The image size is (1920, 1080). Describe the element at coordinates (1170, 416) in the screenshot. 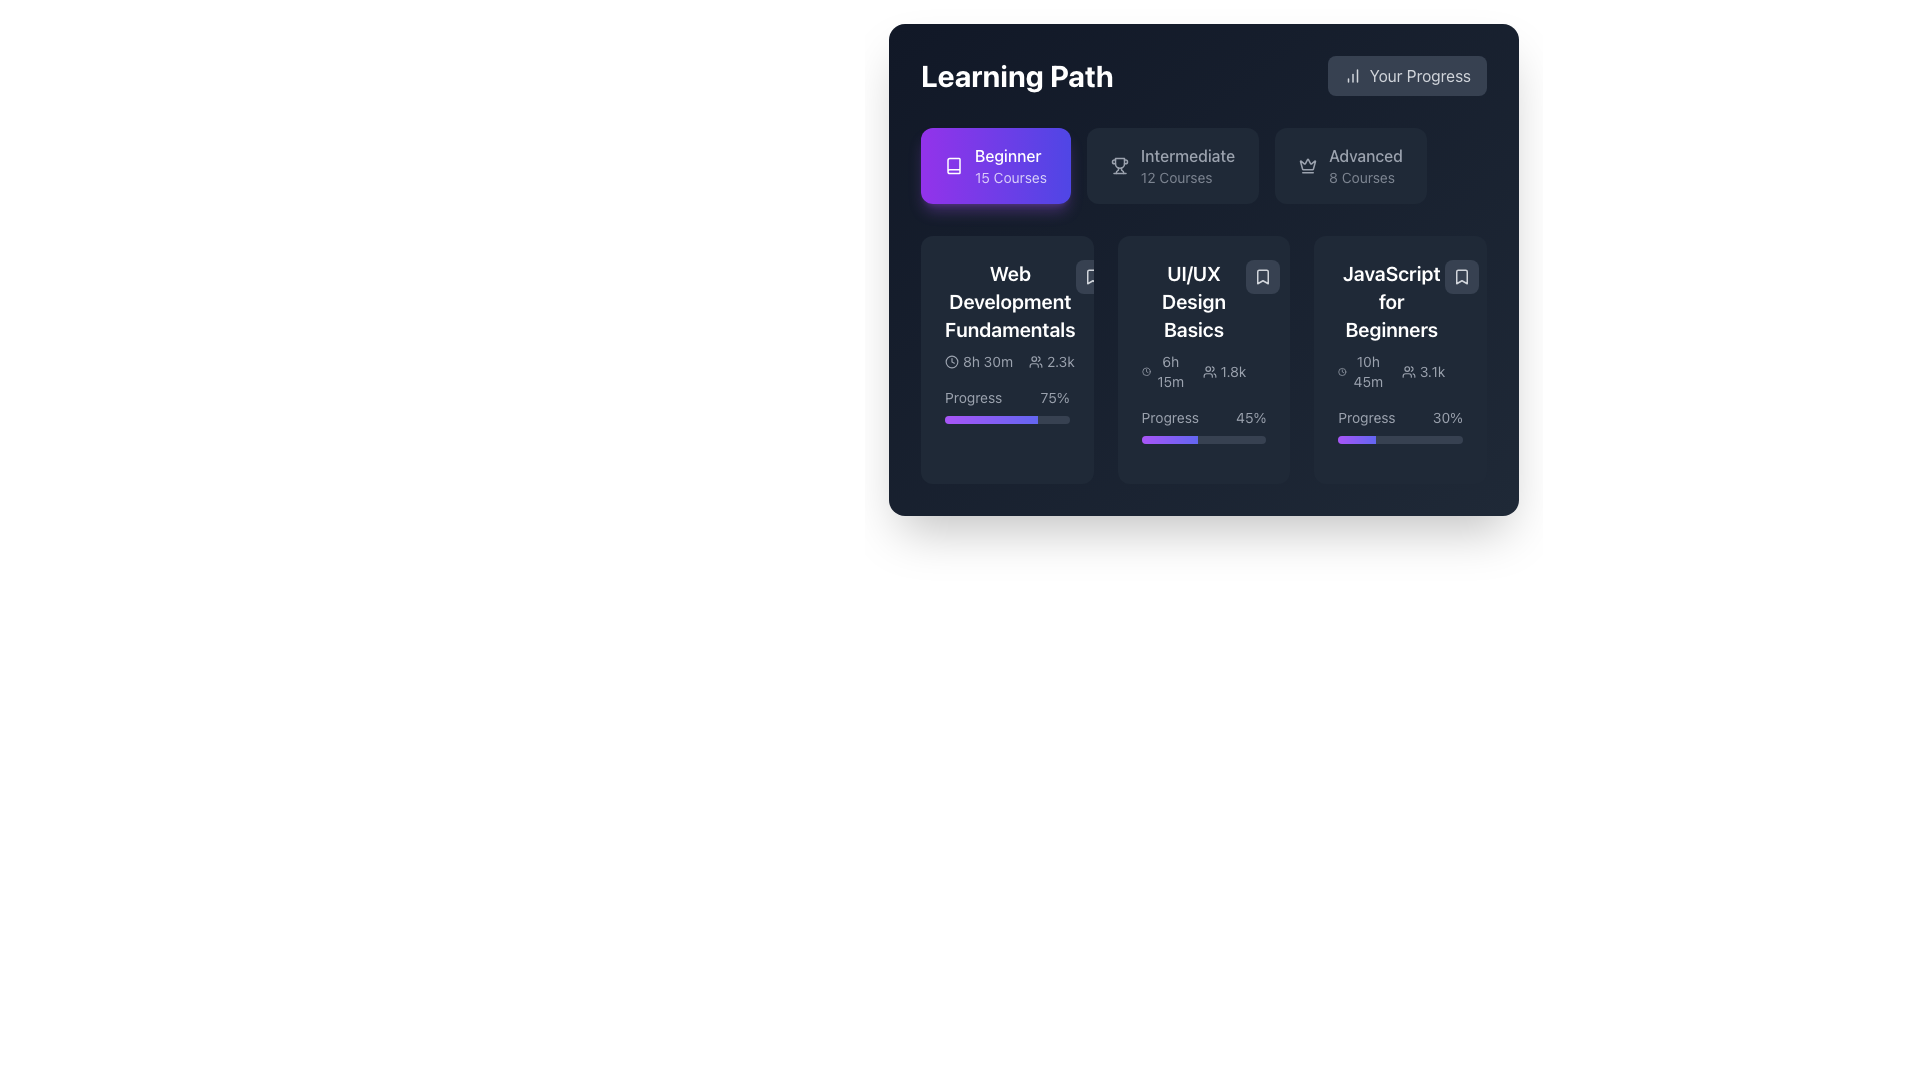

I see `text label displaying 'Progress' in light gray color located to the left of the percentage value on the 'UI/UX Design Basics' course card` at that location.